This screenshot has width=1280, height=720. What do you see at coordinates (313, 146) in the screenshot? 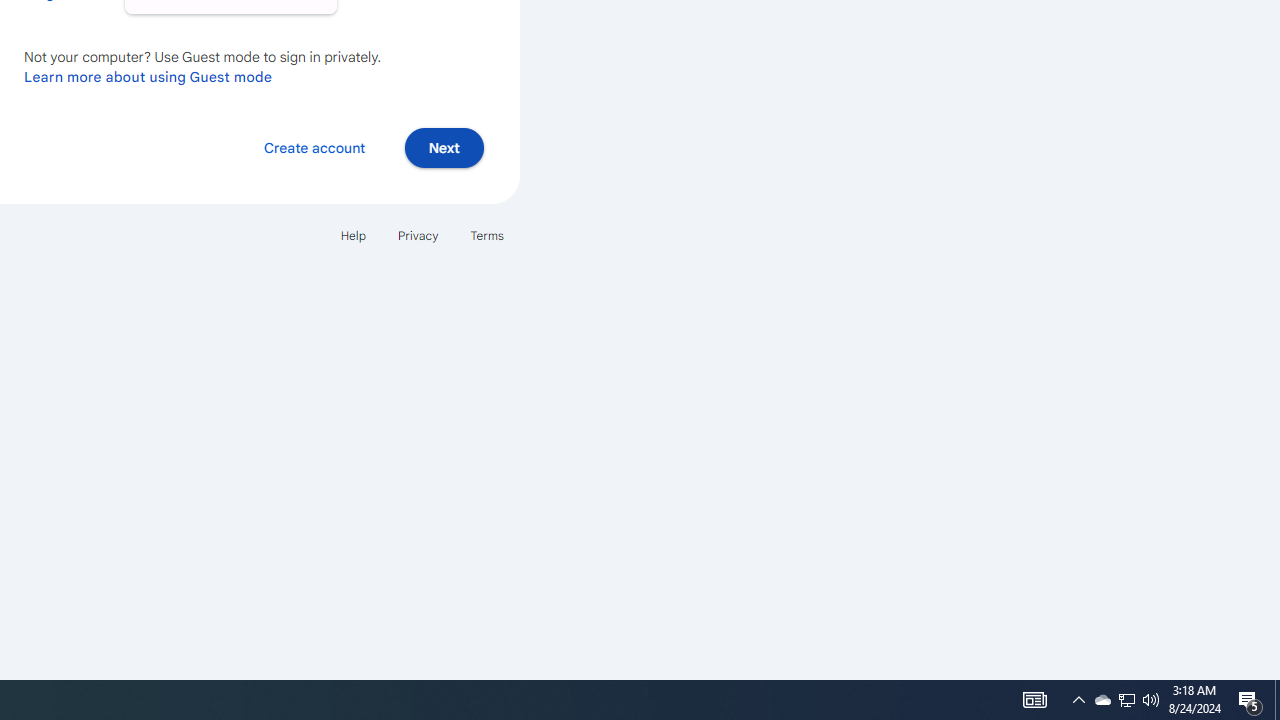
I see `'Create account'` at bounding box center [313, 146].